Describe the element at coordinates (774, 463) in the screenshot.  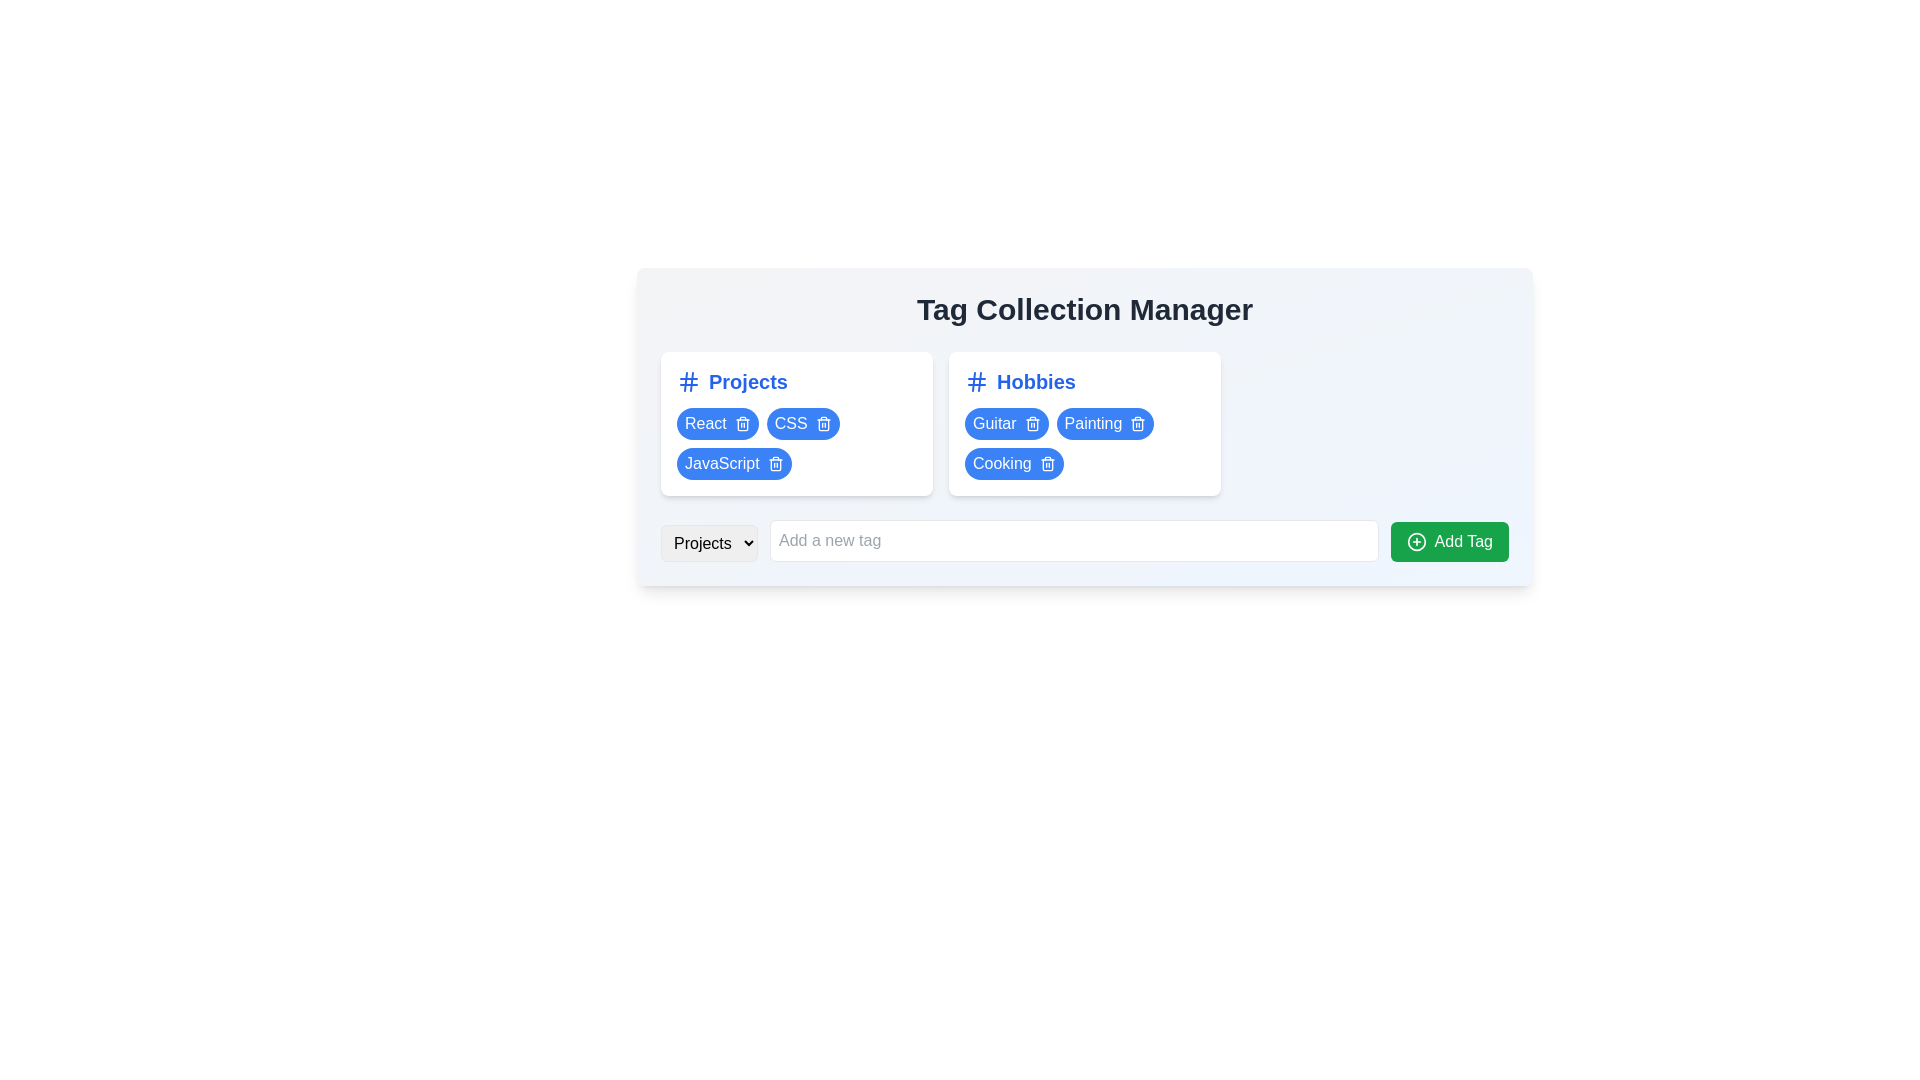
I see `the delete button positioned at the rightmost side of the 'JavaScript' tag in the 'Projects' section` at that location.